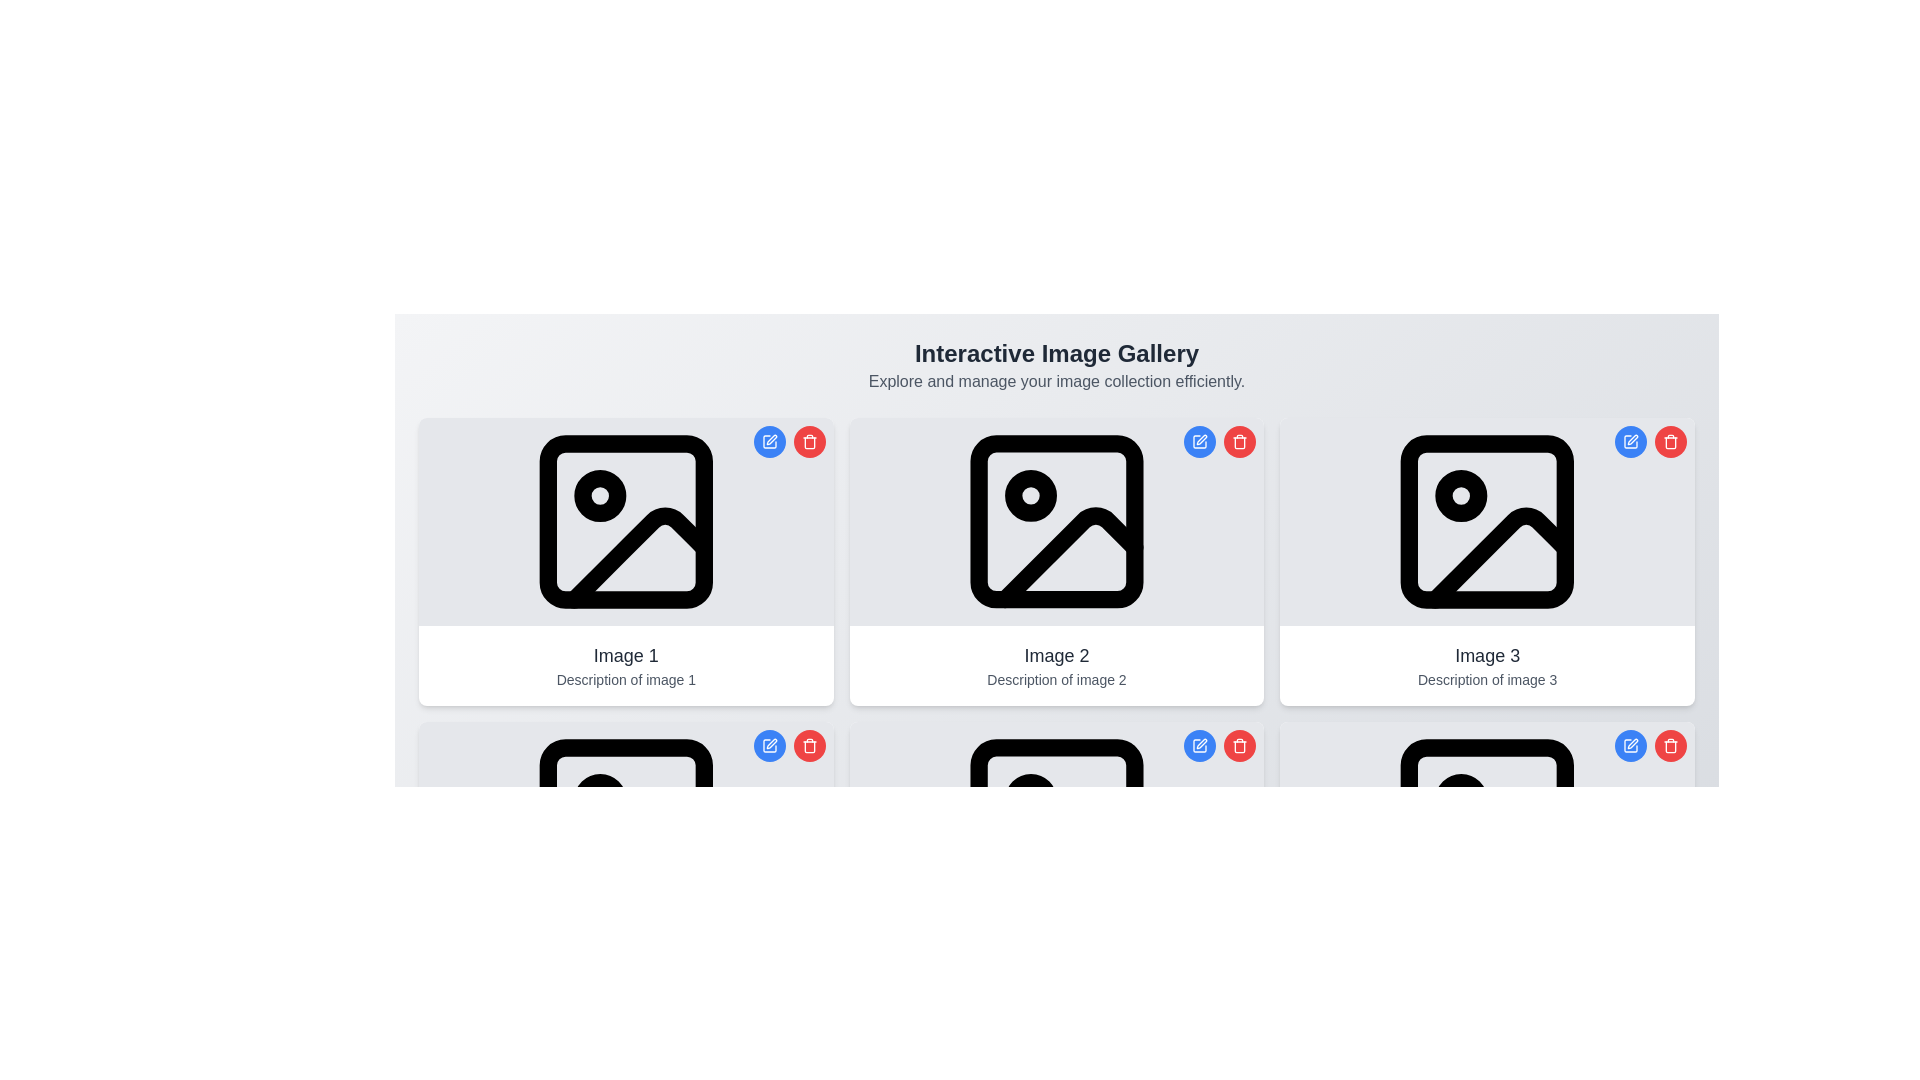 The height and width of the screenshot is (1080, 1920). Describe the element at coordinates (625, 655) in the screenshot. I see `static text label that identifies the content as related to 'Image 1', which is located at the center of the card displaying information about 'Image 1'` at that location.